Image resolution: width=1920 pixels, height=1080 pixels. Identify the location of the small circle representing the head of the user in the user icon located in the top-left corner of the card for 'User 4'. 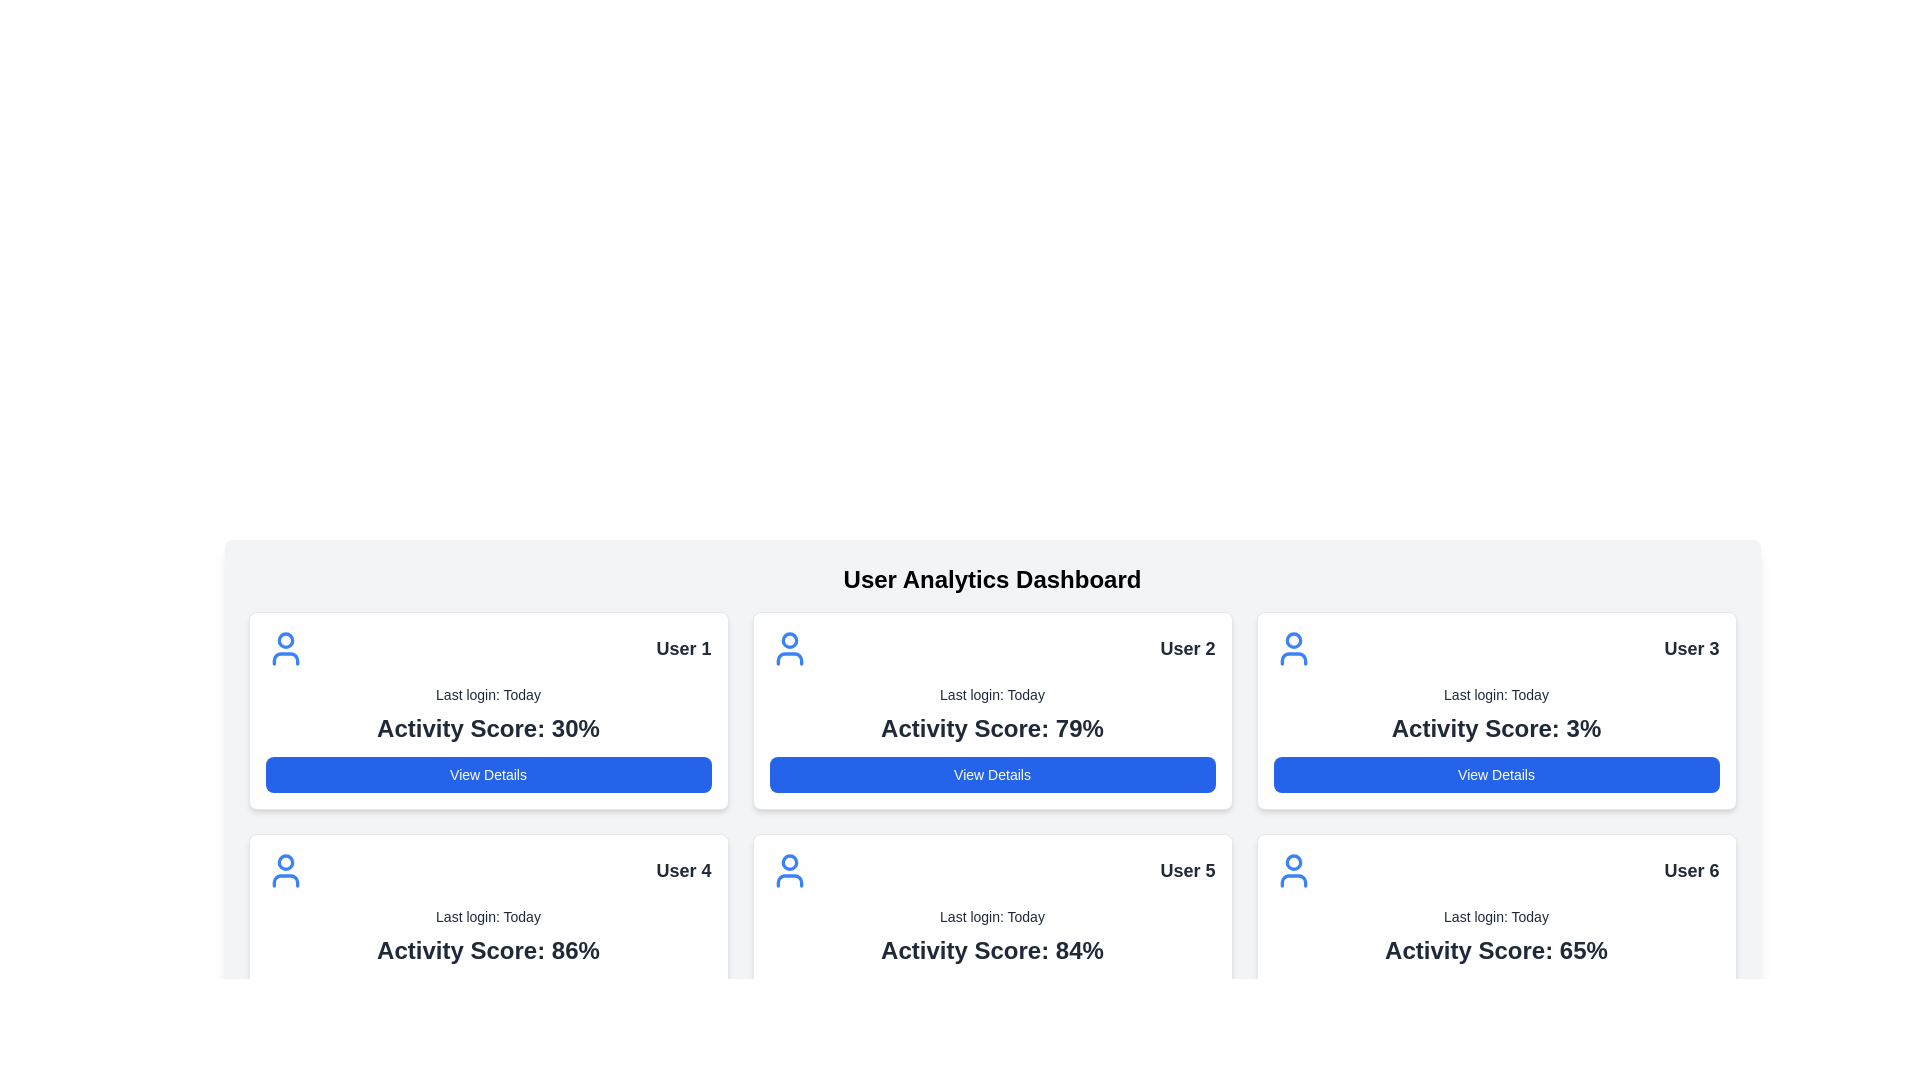
(284, 861).